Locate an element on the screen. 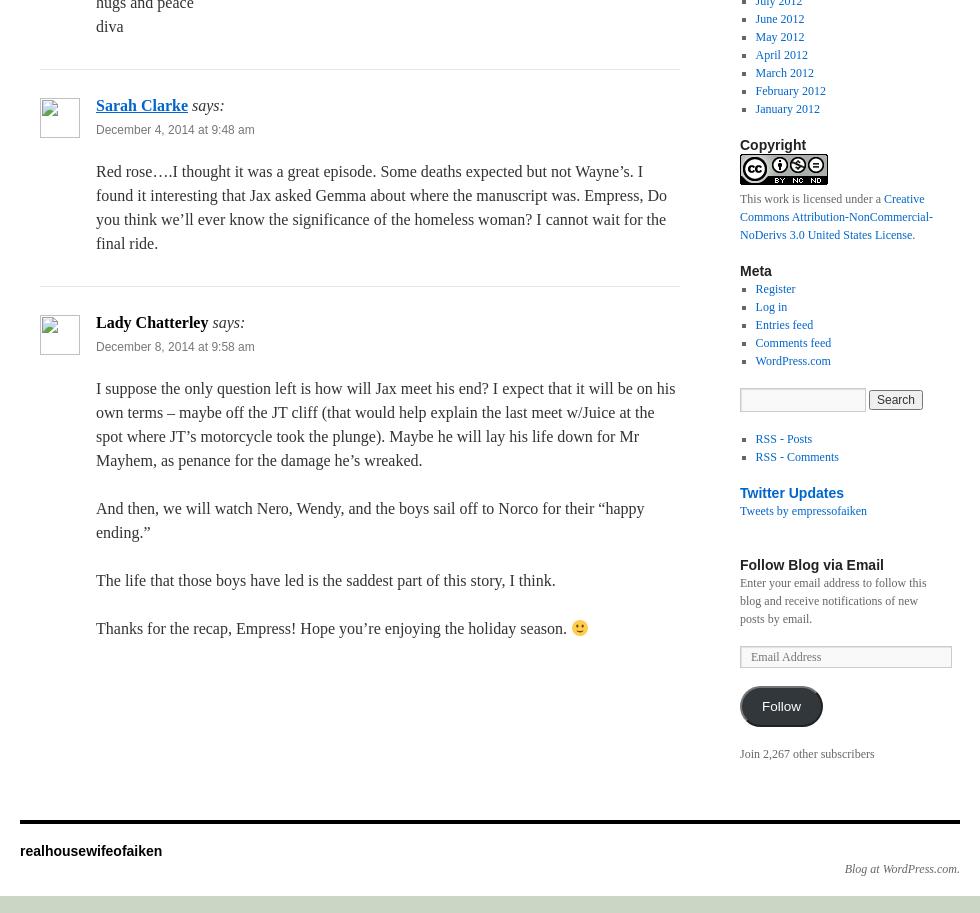 The height and width of the screenshot is (913, 980). 'Enter your email address to follow this blog and receive notifications of new posts by email.' is located at coordinates (833, 600).